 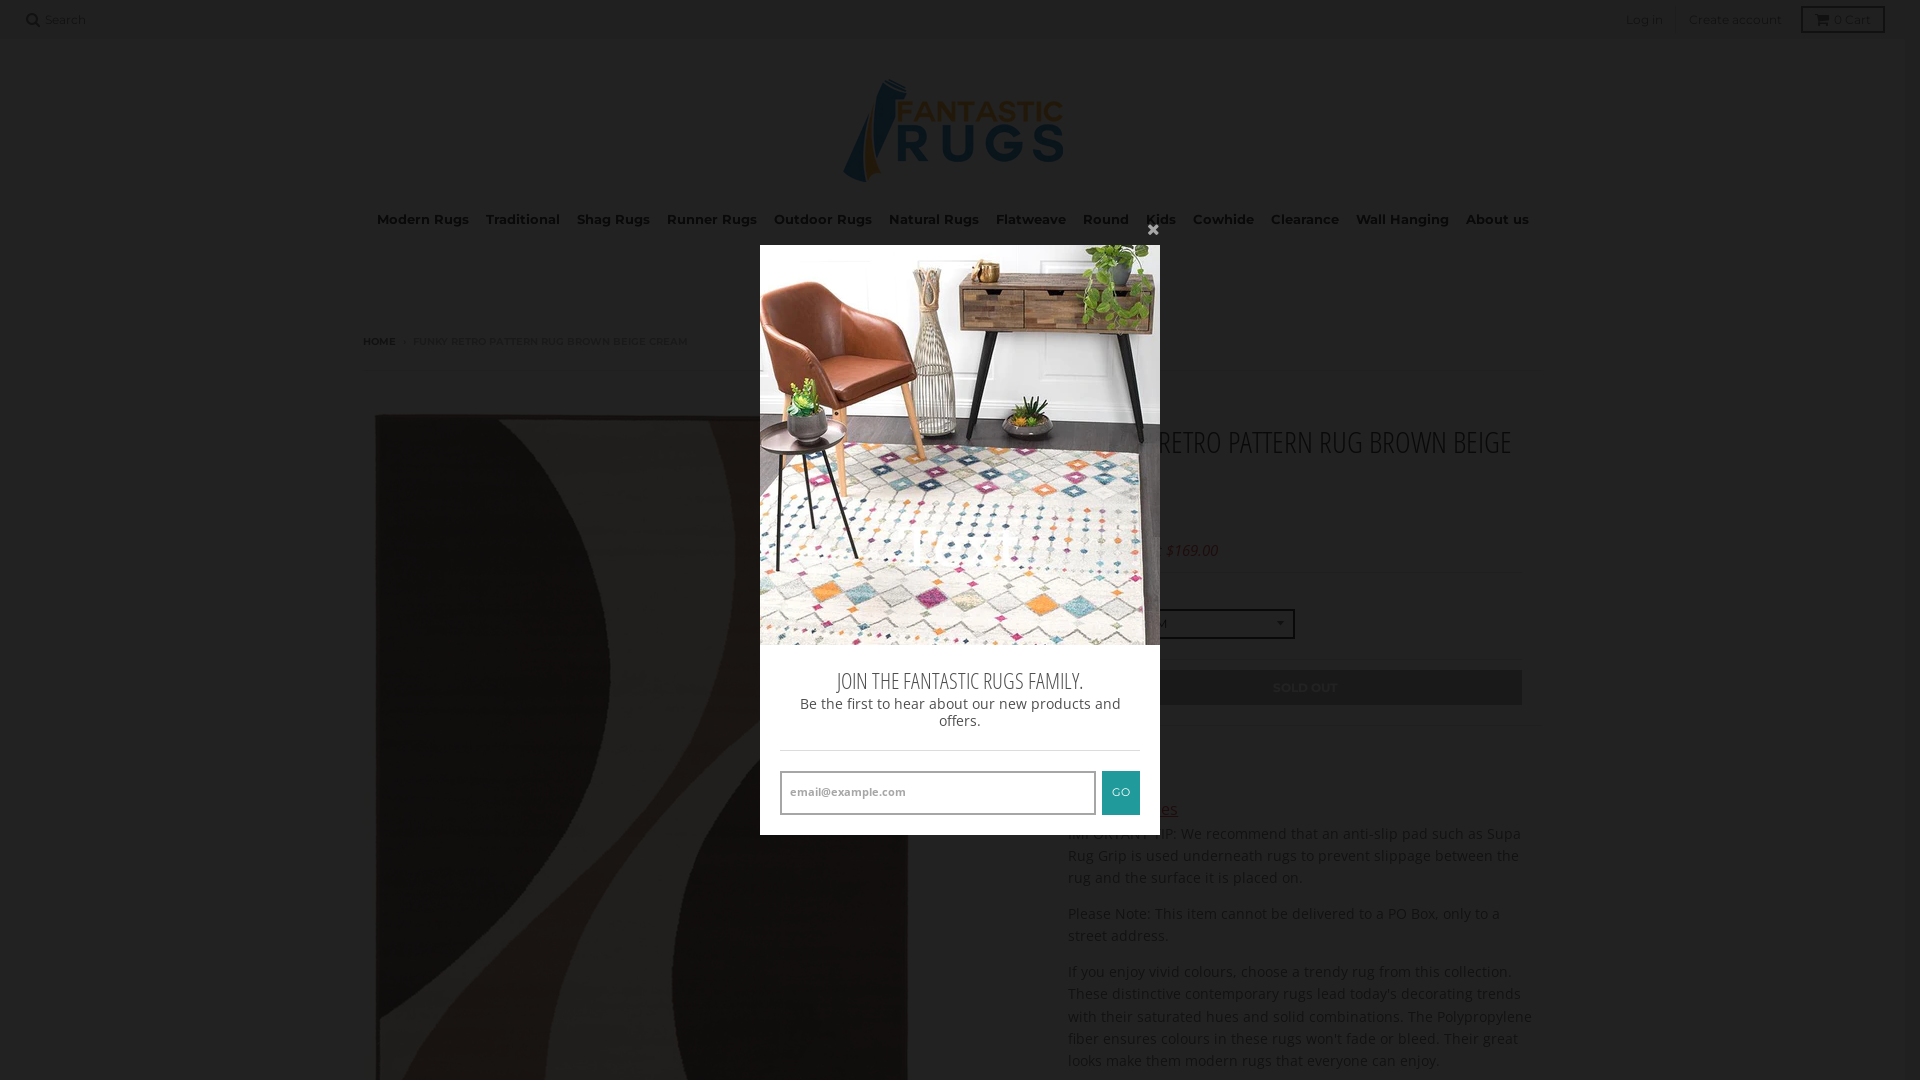 I want to click on 'Create account', so click(x=1734, y=19).